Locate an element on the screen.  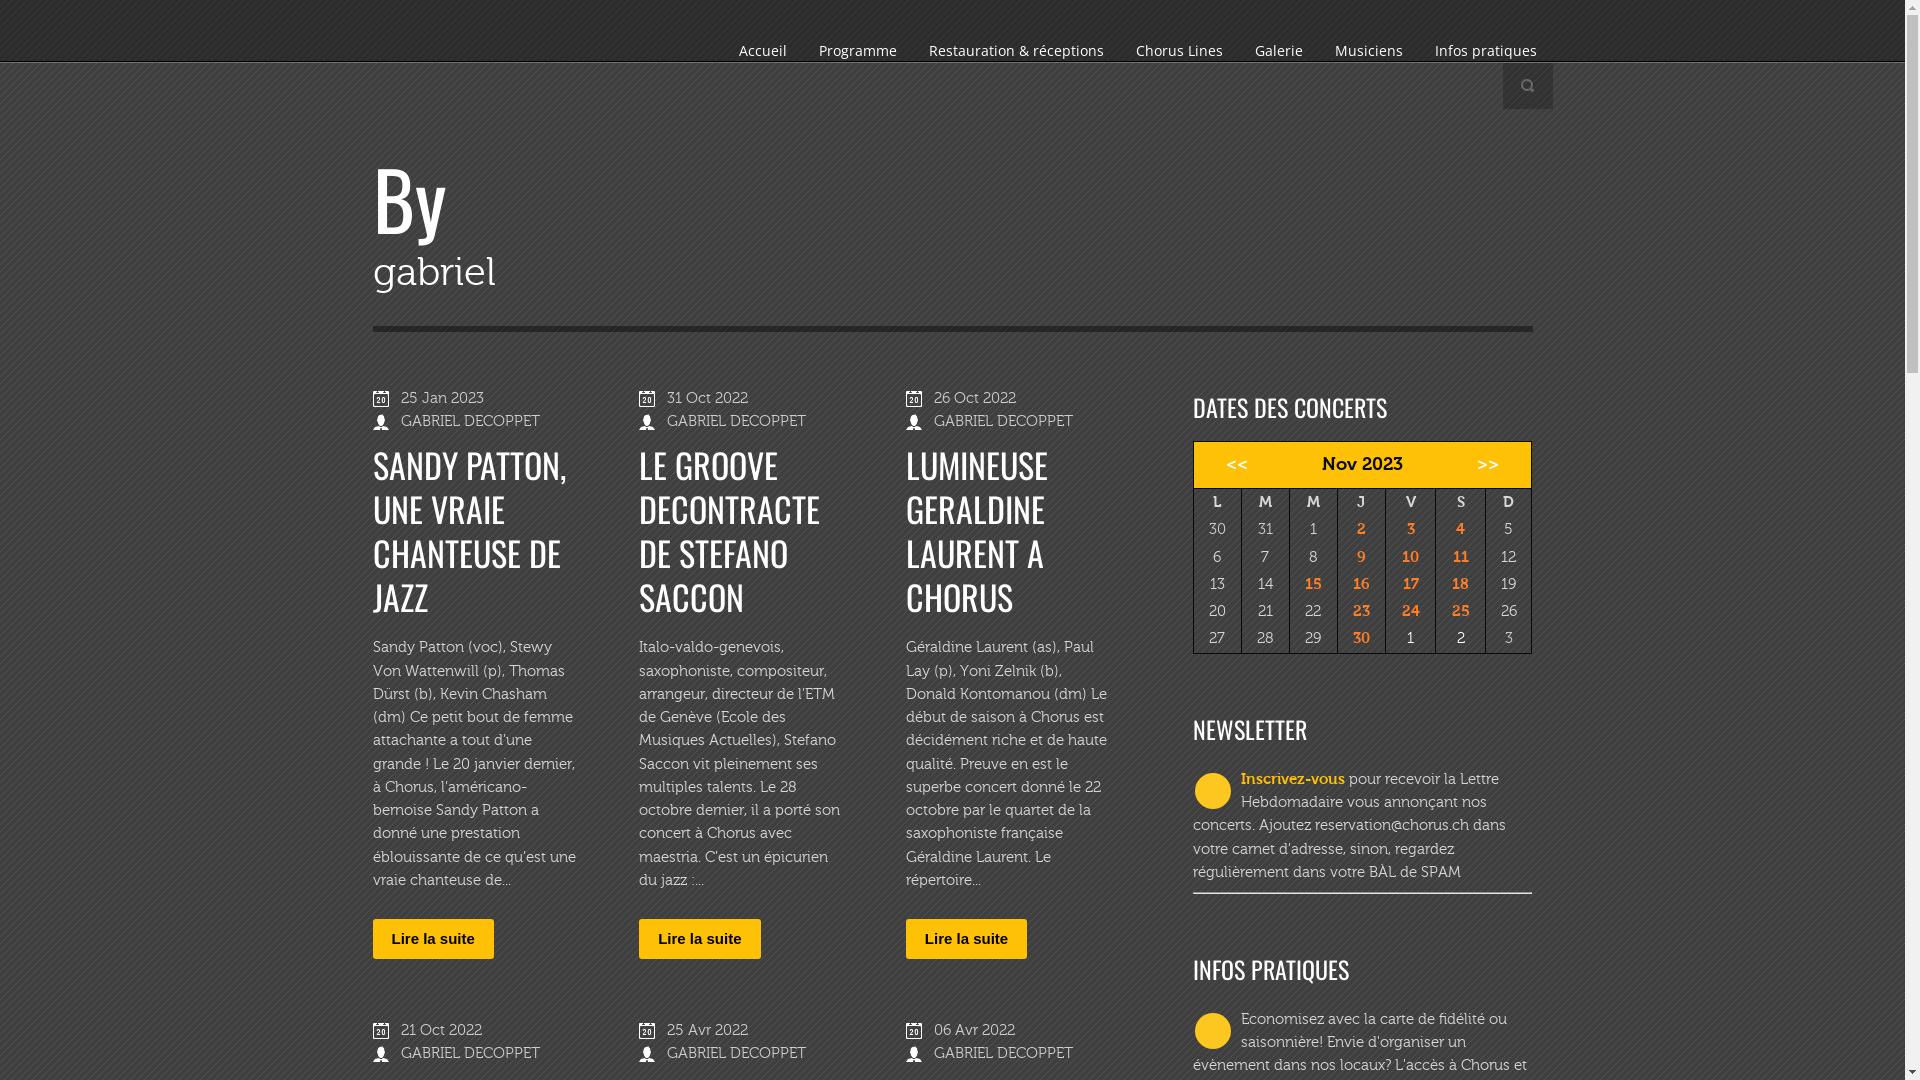
'17' is located at coordinates (1401, 583).